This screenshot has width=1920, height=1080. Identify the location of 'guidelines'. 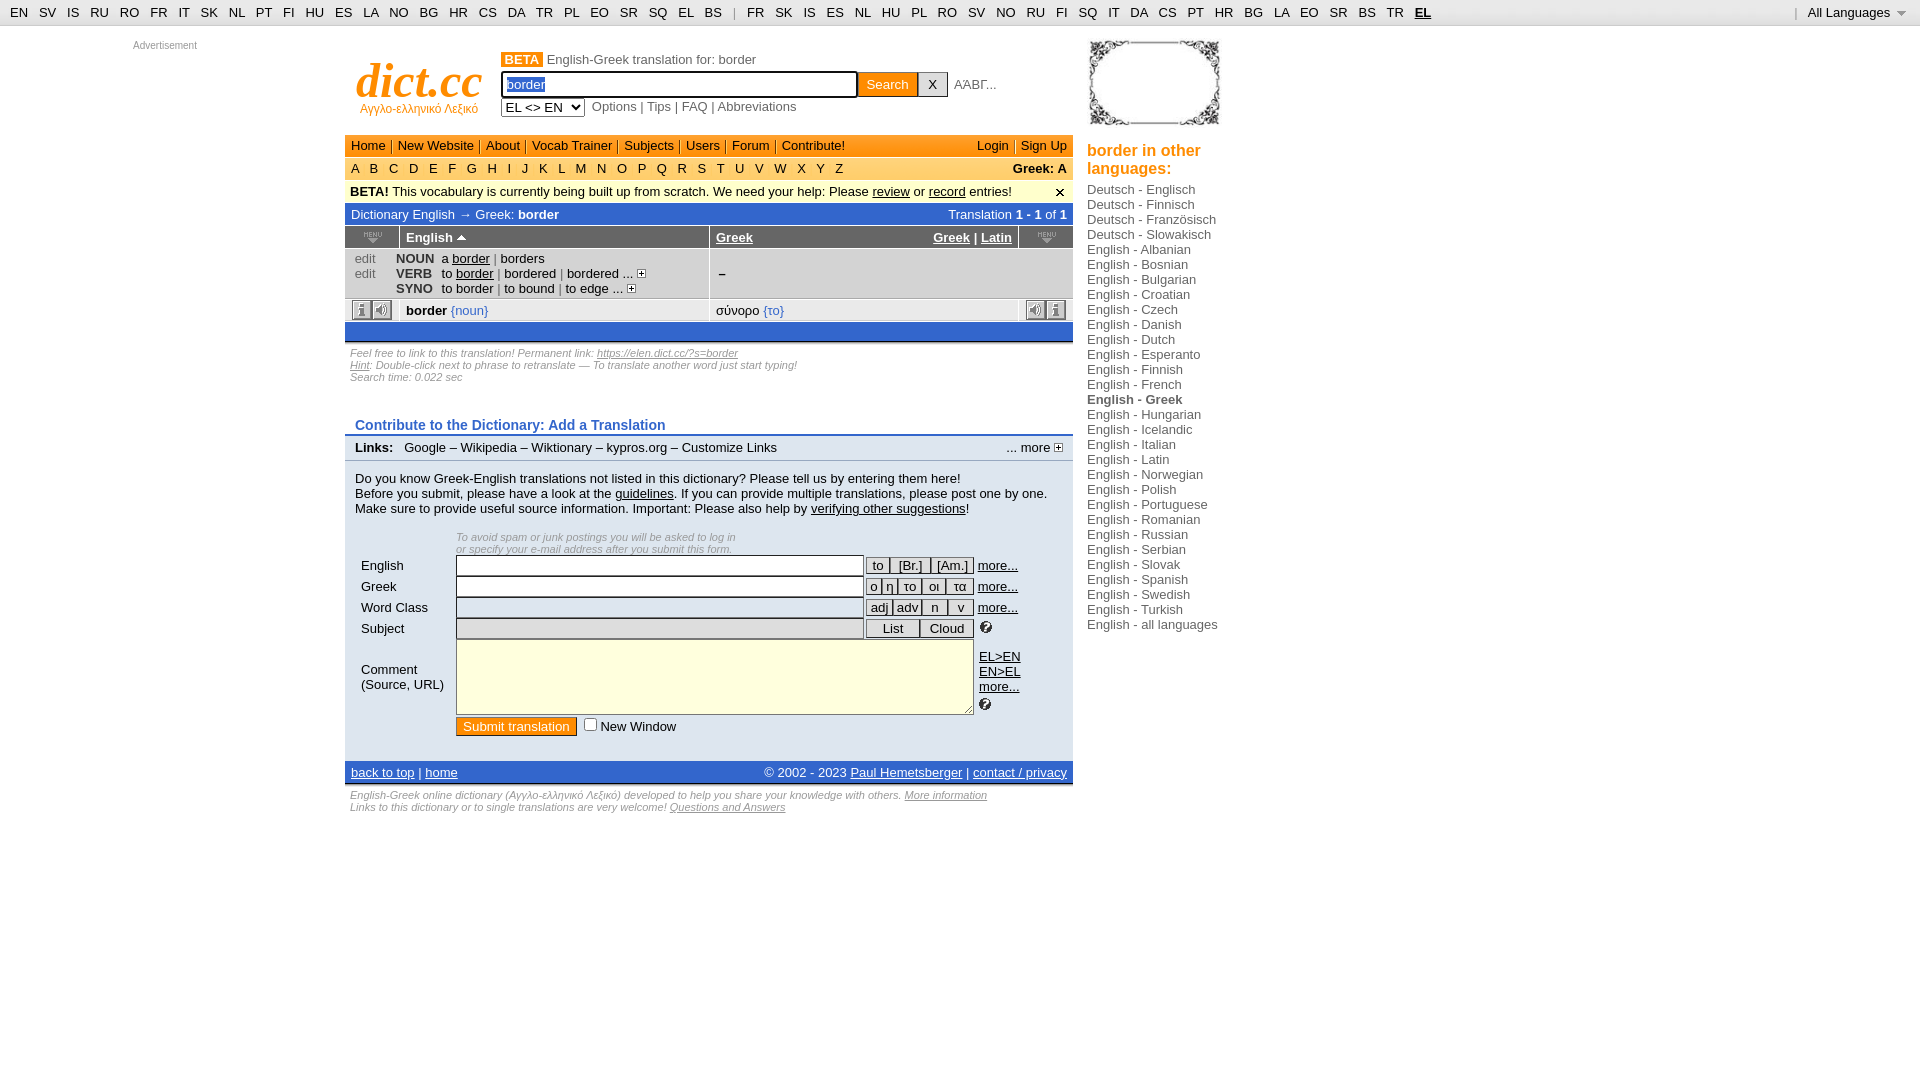
(644, 493).